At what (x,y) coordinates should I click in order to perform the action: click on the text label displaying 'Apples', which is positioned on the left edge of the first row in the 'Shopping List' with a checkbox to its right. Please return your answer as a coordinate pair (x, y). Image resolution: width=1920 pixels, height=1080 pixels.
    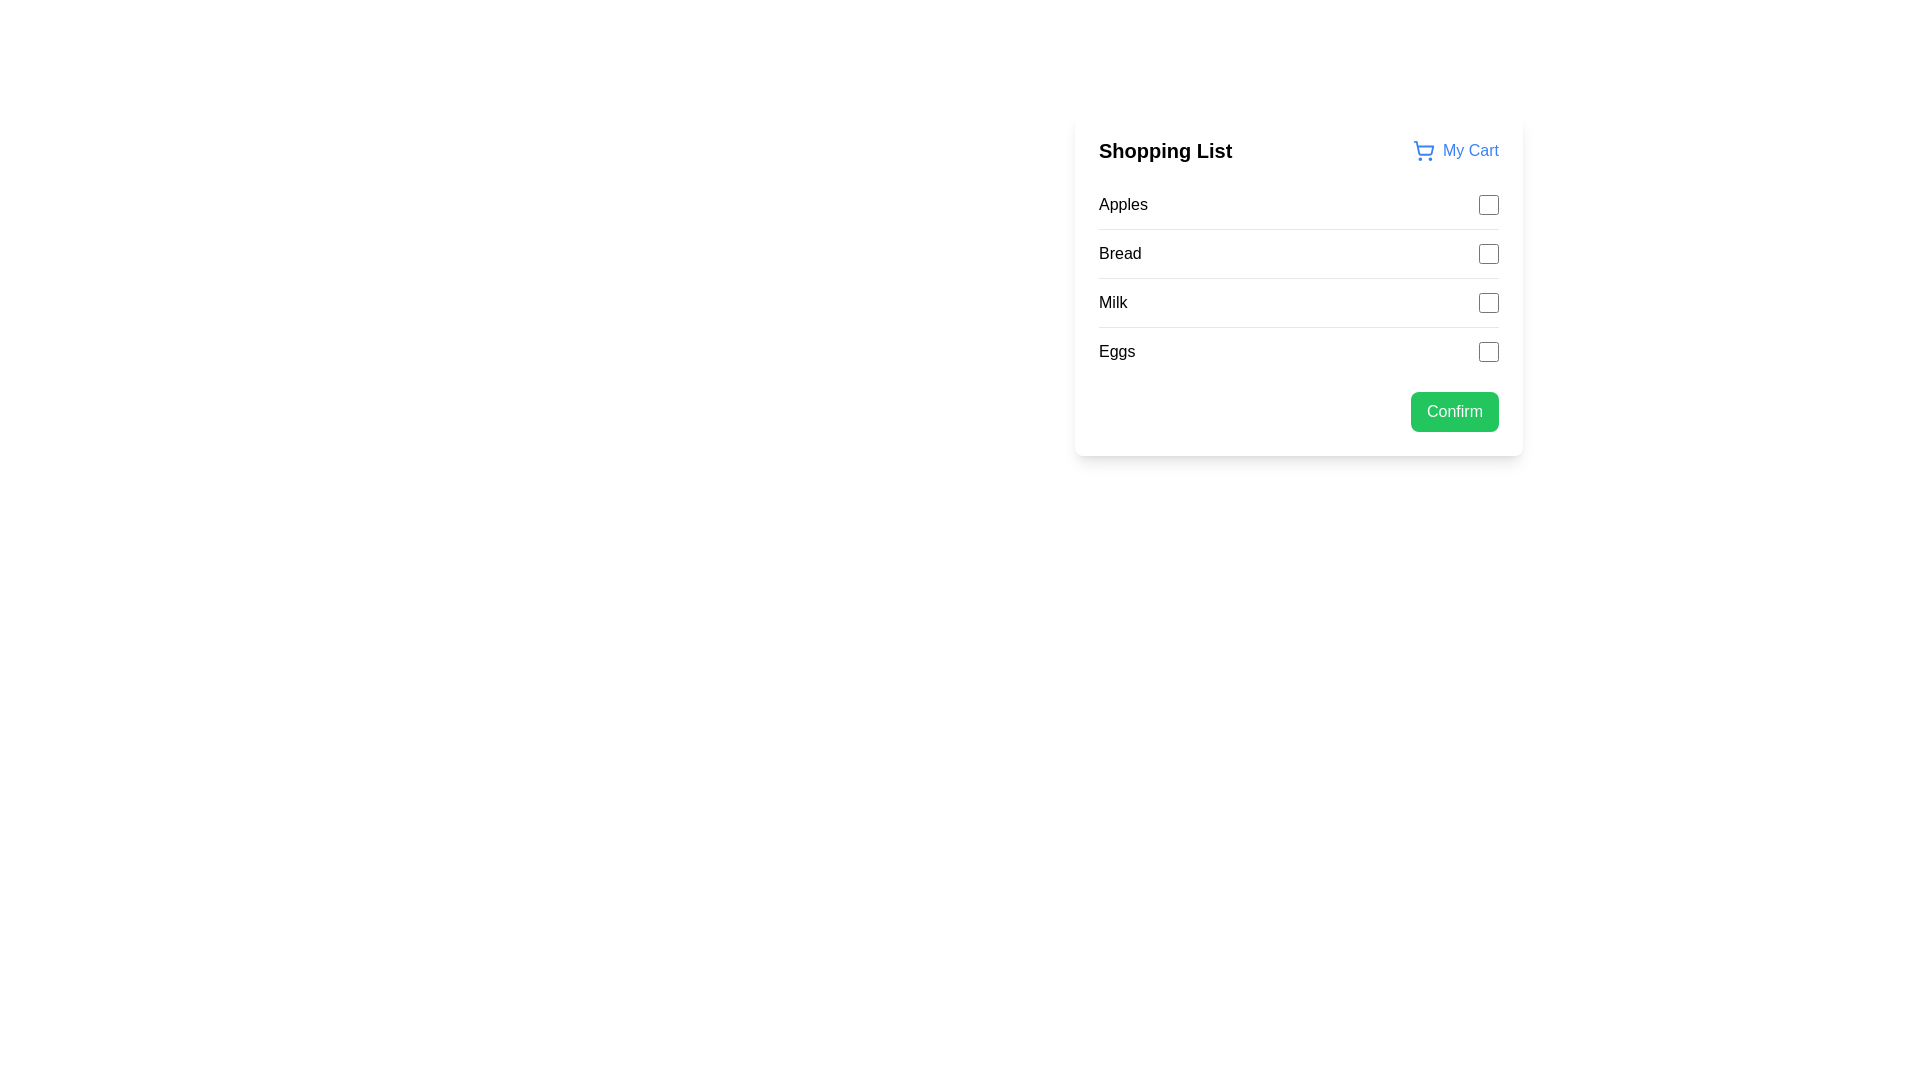
    Looking at the image, I should click on (1123, 204).